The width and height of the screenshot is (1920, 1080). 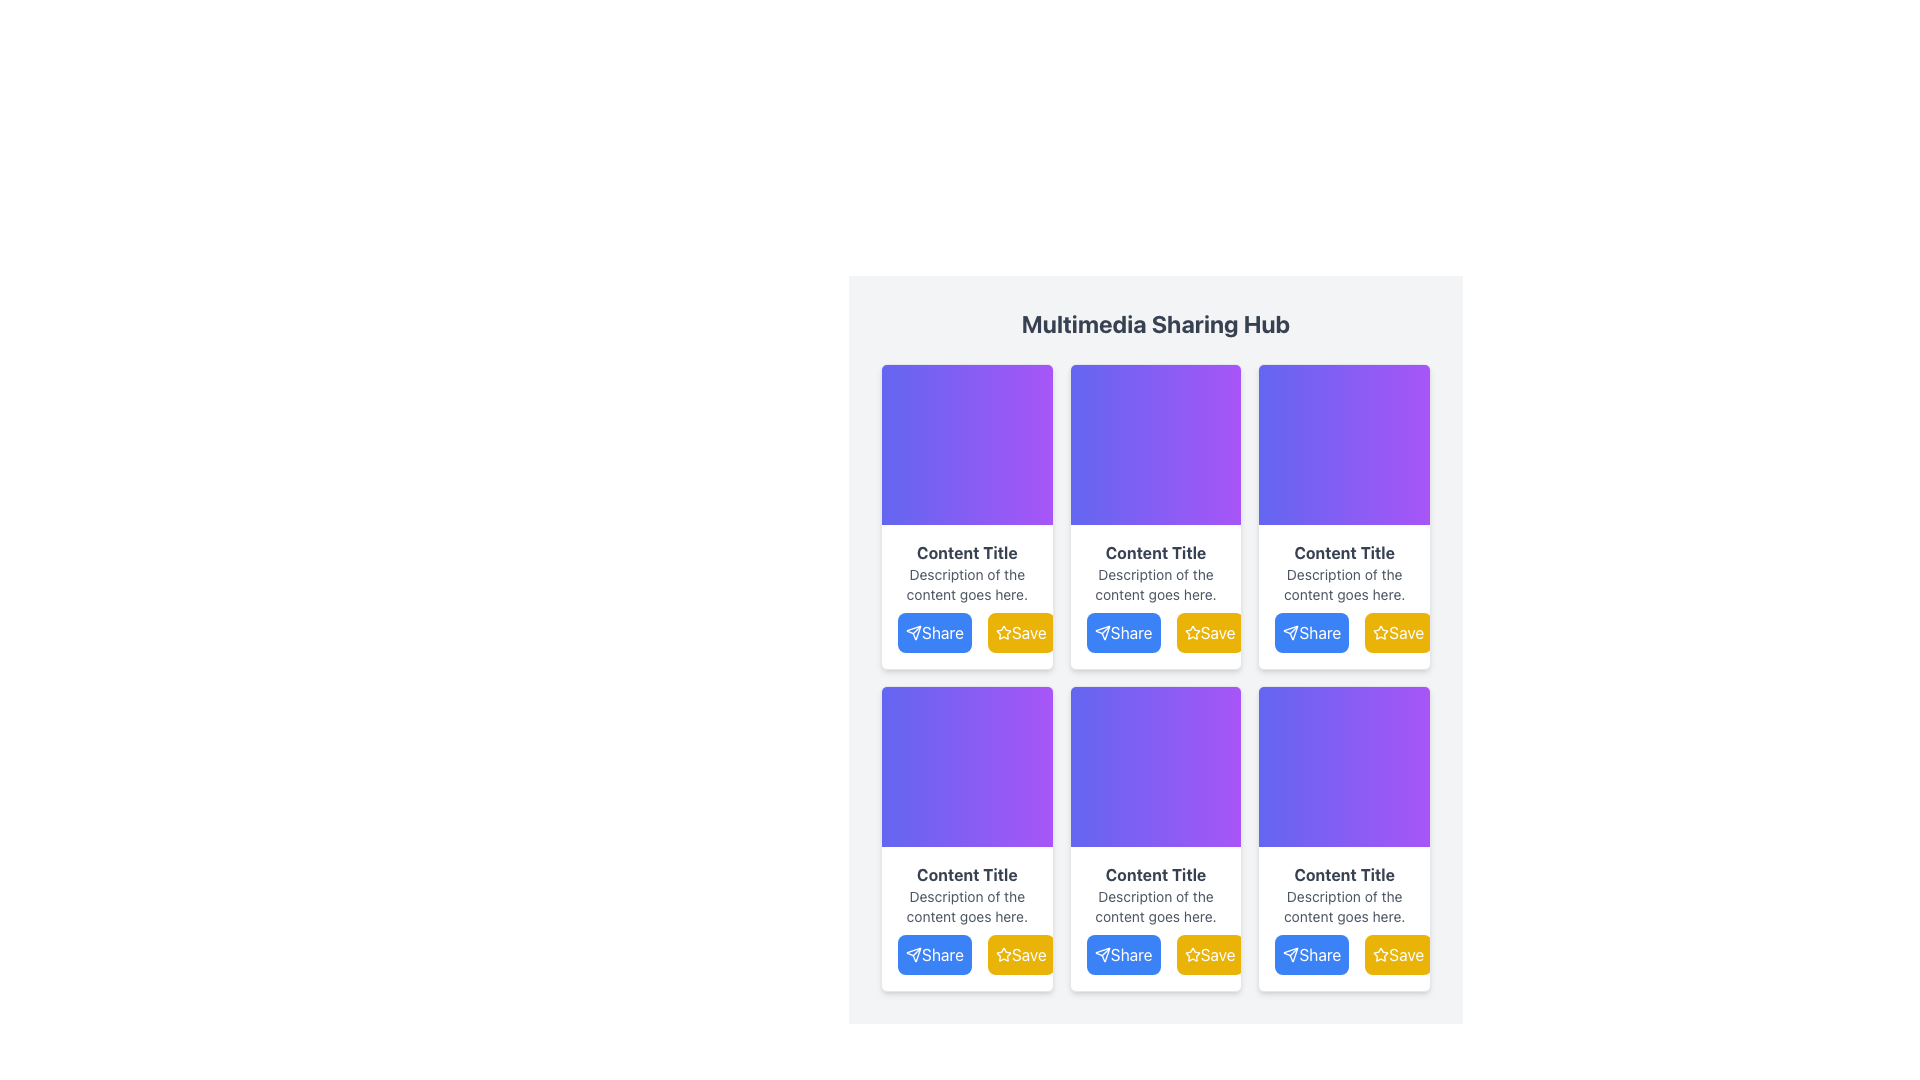 What do you see at coordinates (1003, 632) in the screenshot?
I see `the star icon within the 'Save' button located on the second card in the first row of the grid` at bounding box center [1003, 632].